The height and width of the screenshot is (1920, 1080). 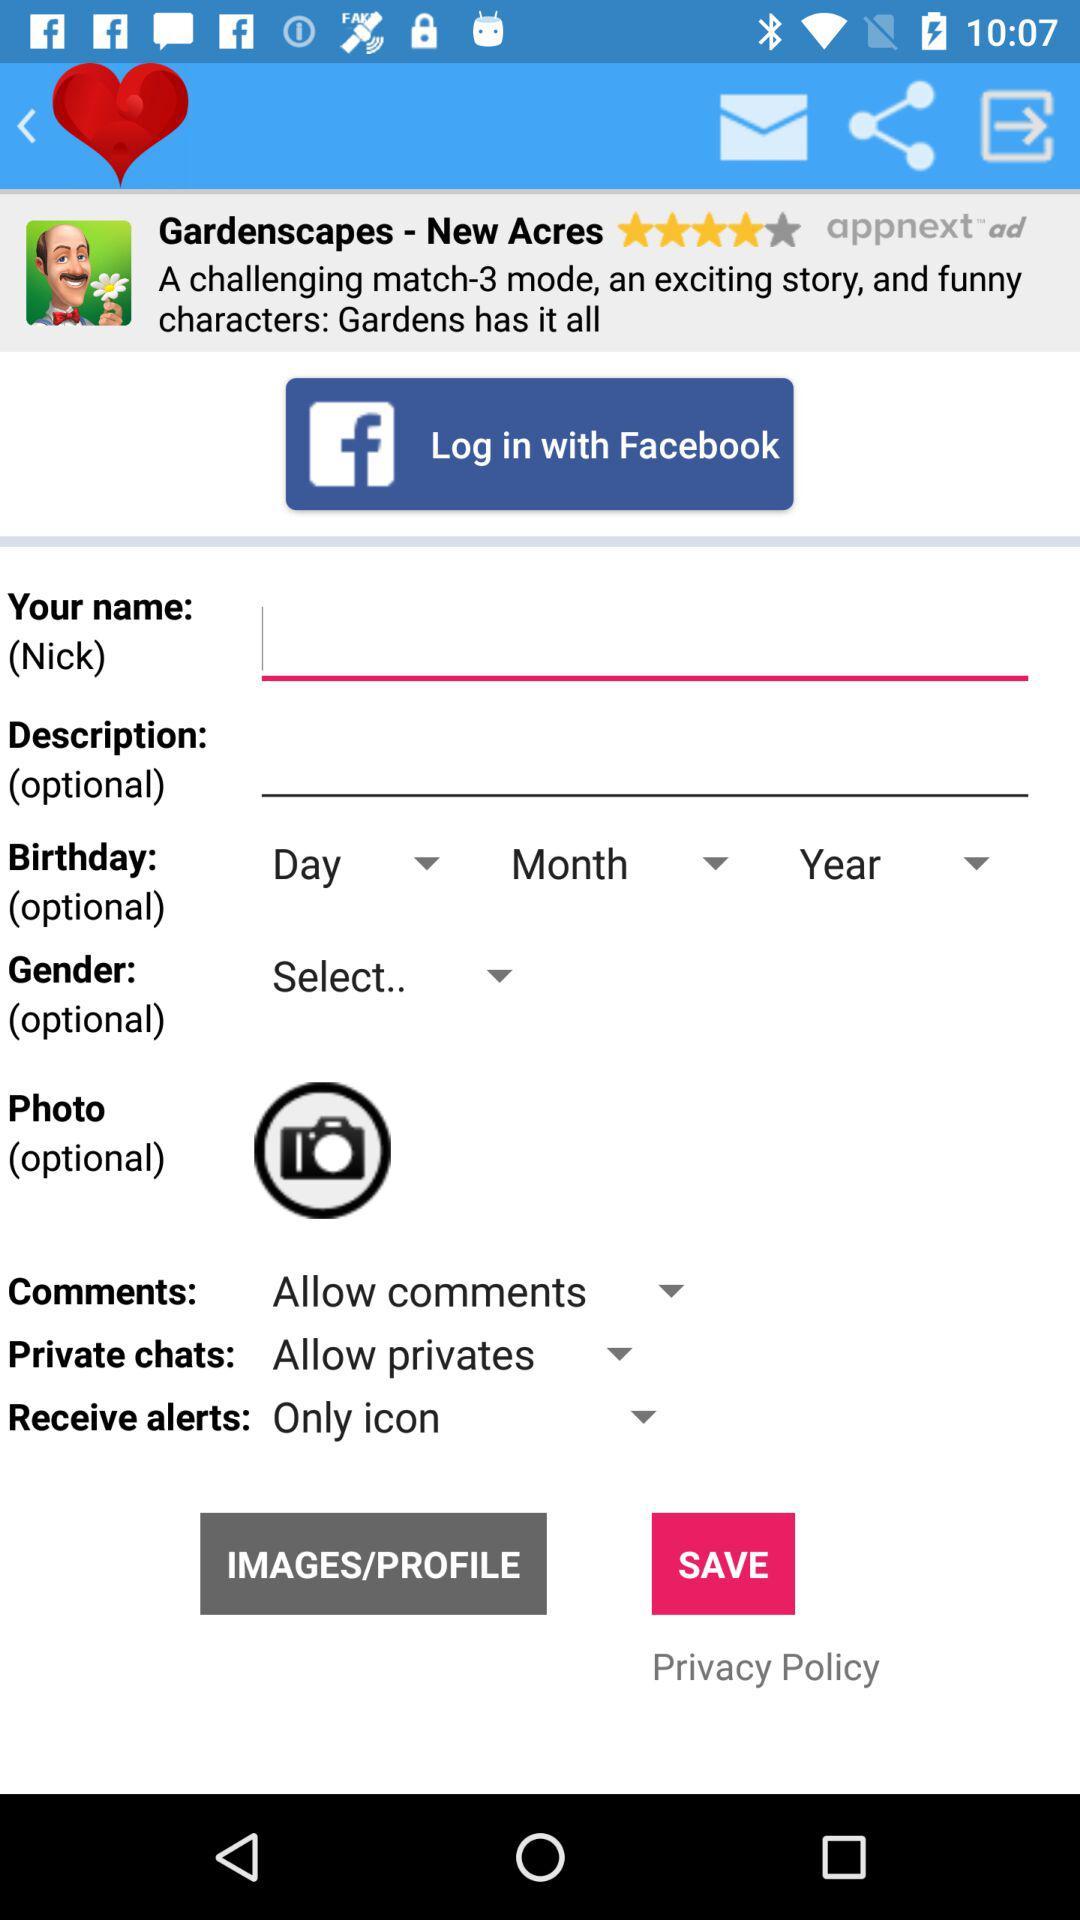 I want to click on photo, so click(x=321, y=1150).